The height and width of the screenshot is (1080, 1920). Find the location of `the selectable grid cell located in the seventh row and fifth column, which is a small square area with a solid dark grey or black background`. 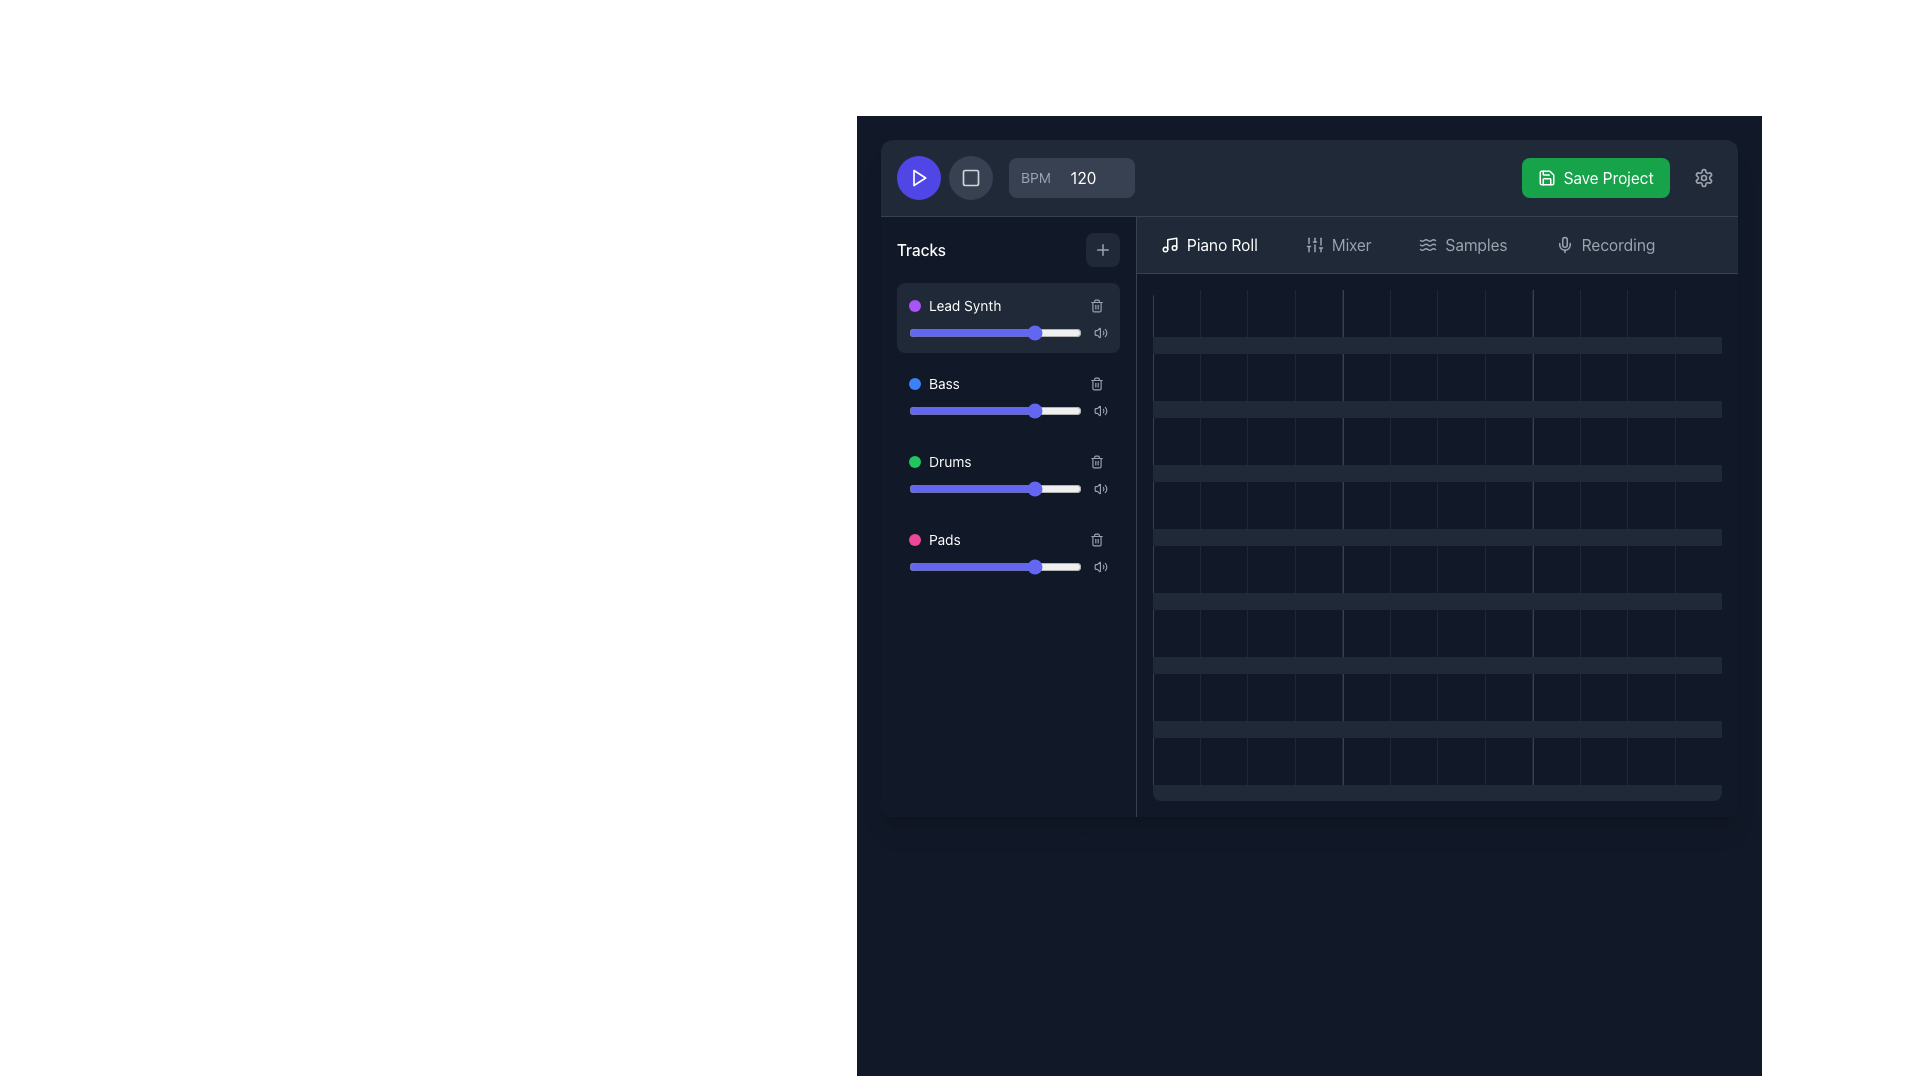

the selectable grid cell located in the seventh row and fifth column, which is a small square area with a solid dark grey or black background is located at coordinates (1651, 440).